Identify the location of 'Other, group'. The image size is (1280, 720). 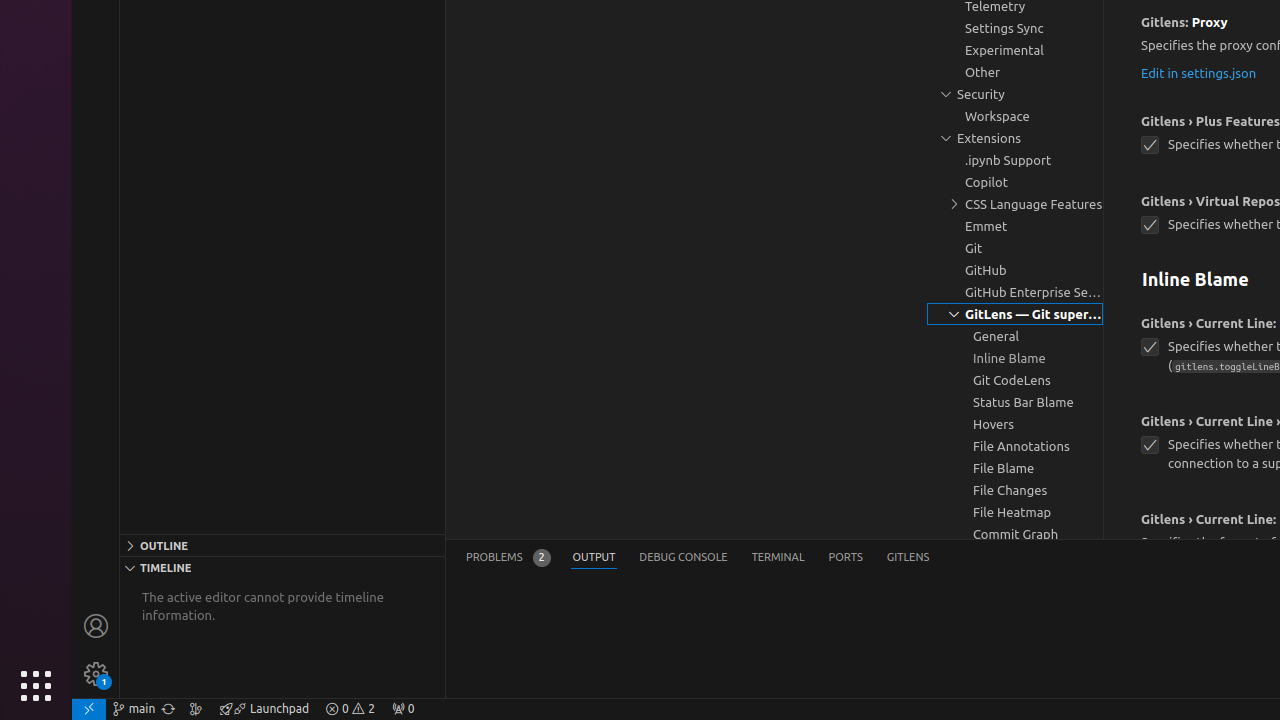
(1015, 71).